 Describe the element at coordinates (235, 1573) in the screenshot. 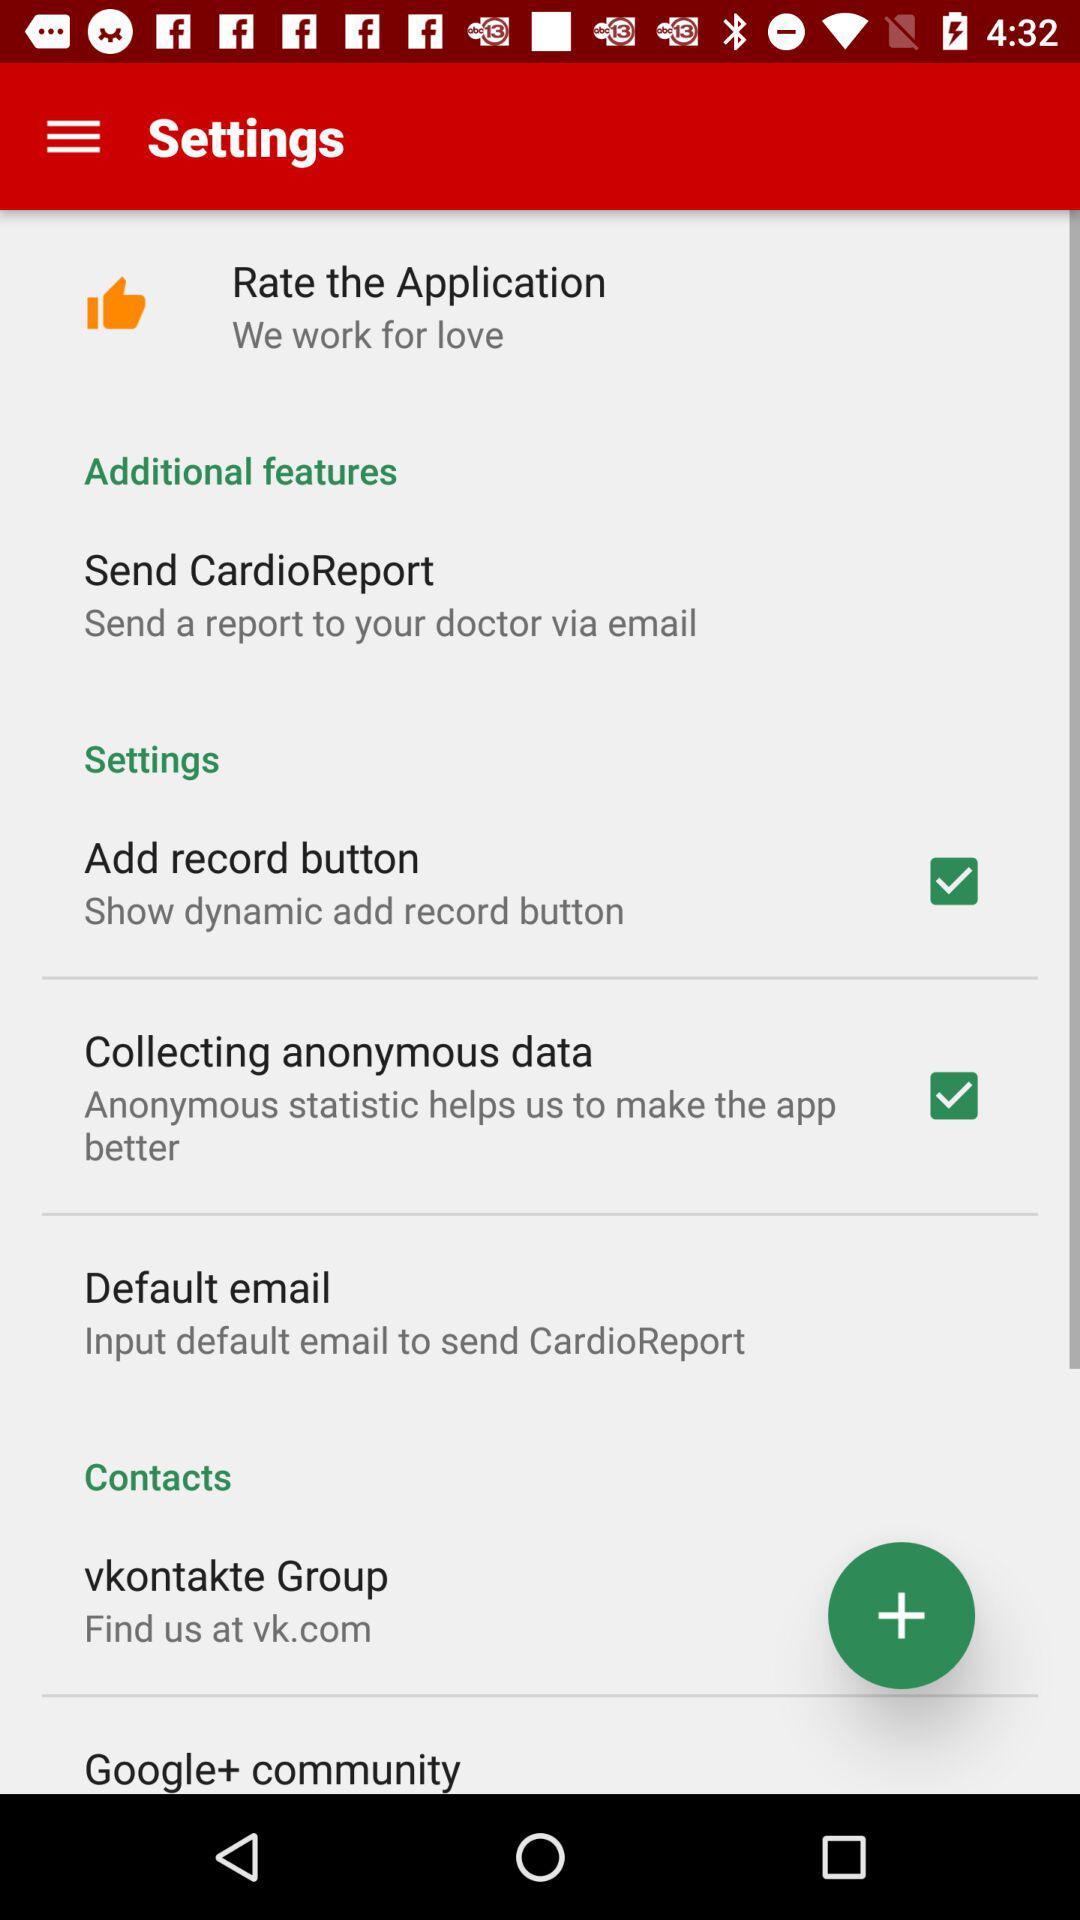

I see `app below contacts item` at that location.